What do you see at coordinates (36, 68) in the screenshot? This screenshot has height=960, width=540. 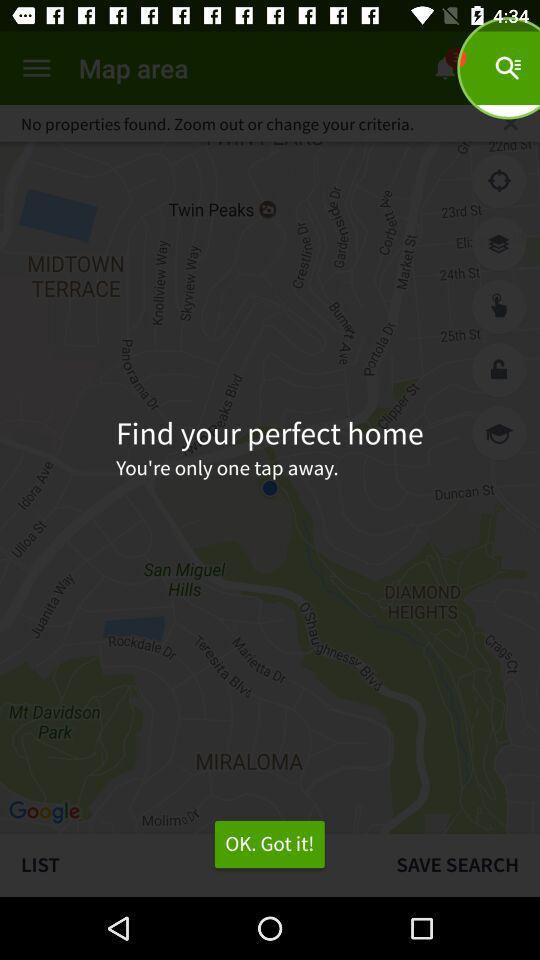 I see `open menu` at bounding box center [36, 68].